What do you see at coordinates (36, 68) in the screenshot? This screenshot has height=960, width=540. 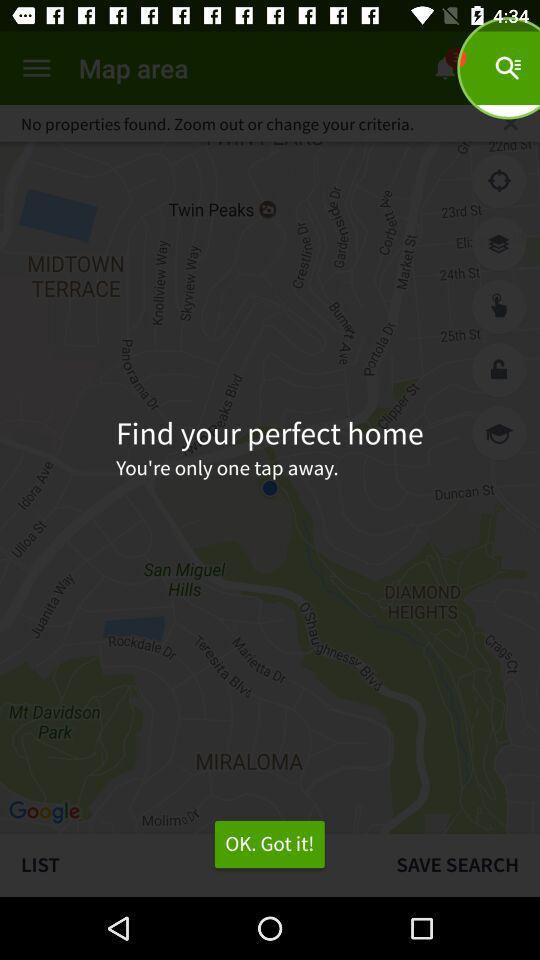 I see `open menu` at bounding box center [36, 68].